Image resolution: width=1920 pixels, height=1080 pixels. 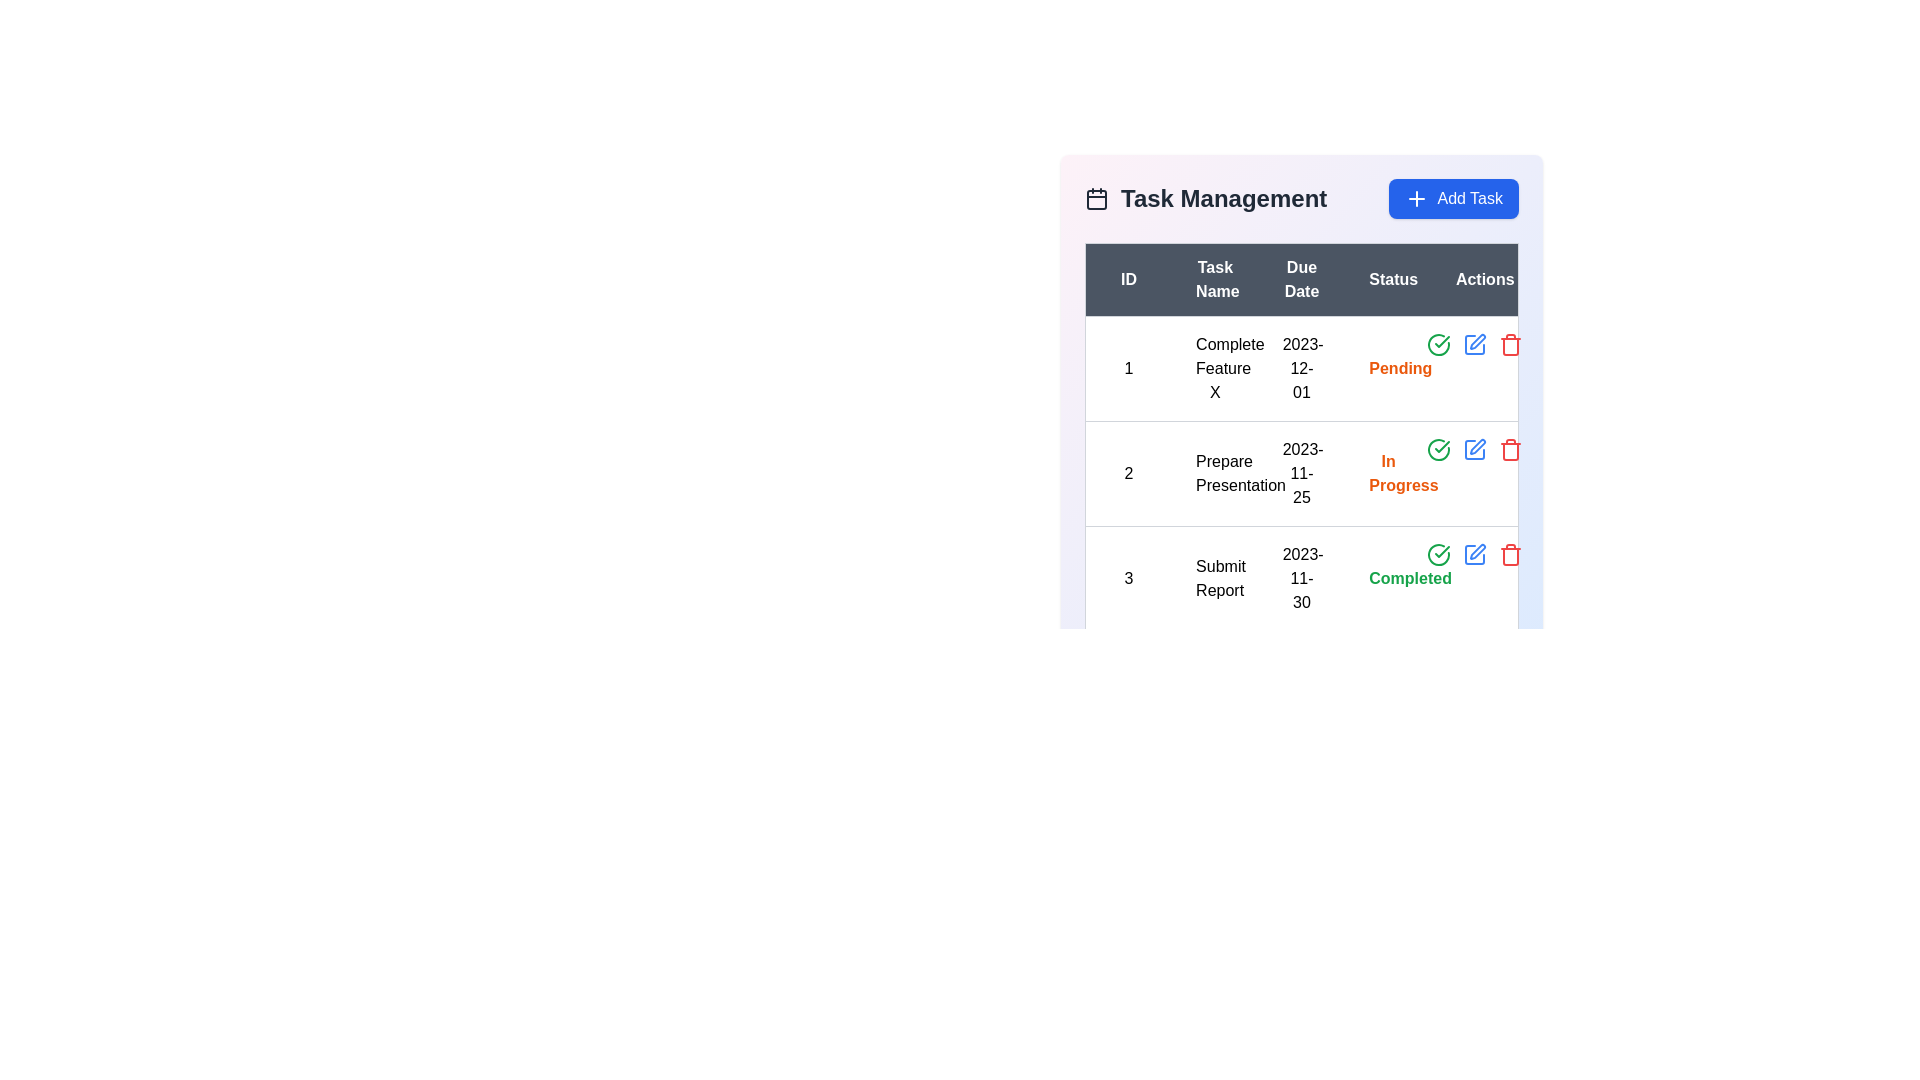 I want to click on the red trash can icon located in the Actions column of the last cell for each row in the data table to change its color, so click(x=1510, y=343).